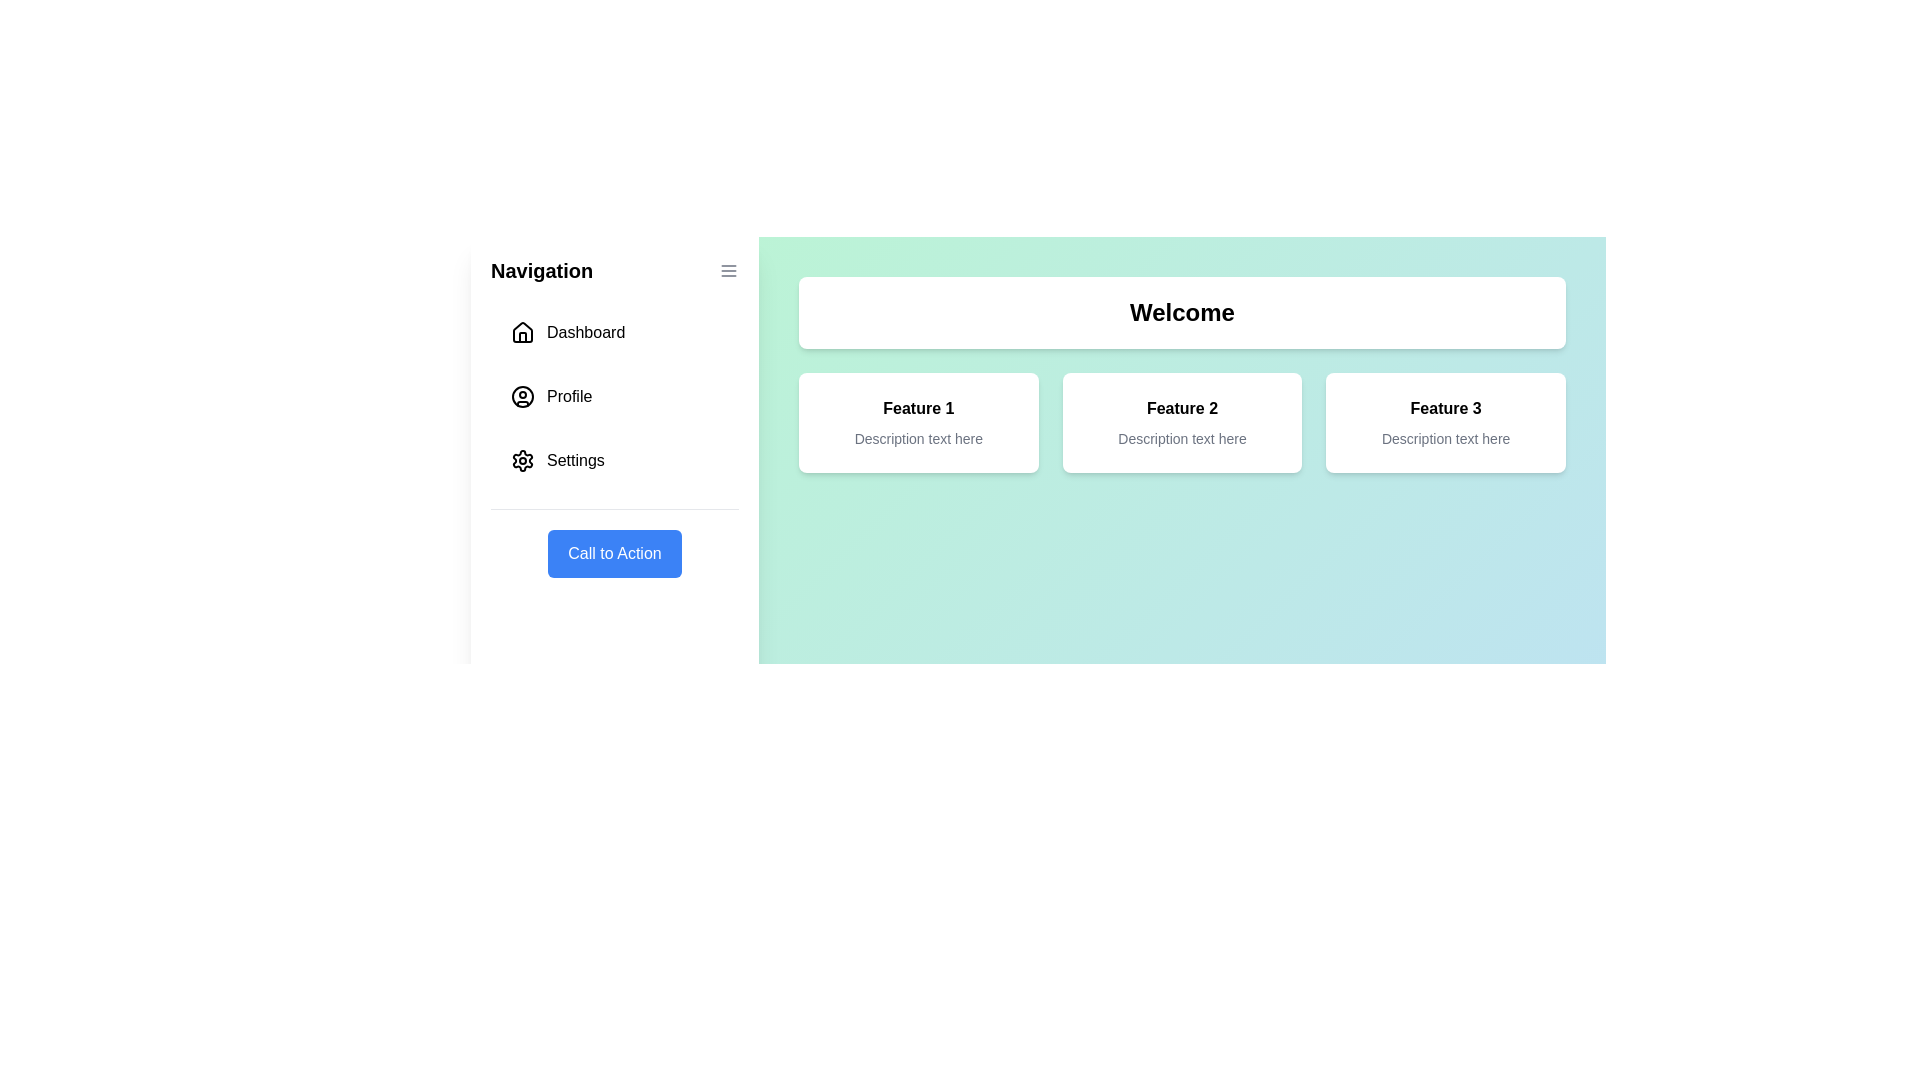  Describe the element at coordinates (1446, 422) in the screenshot. I see `the feature card labeled Feature 3` at that location.